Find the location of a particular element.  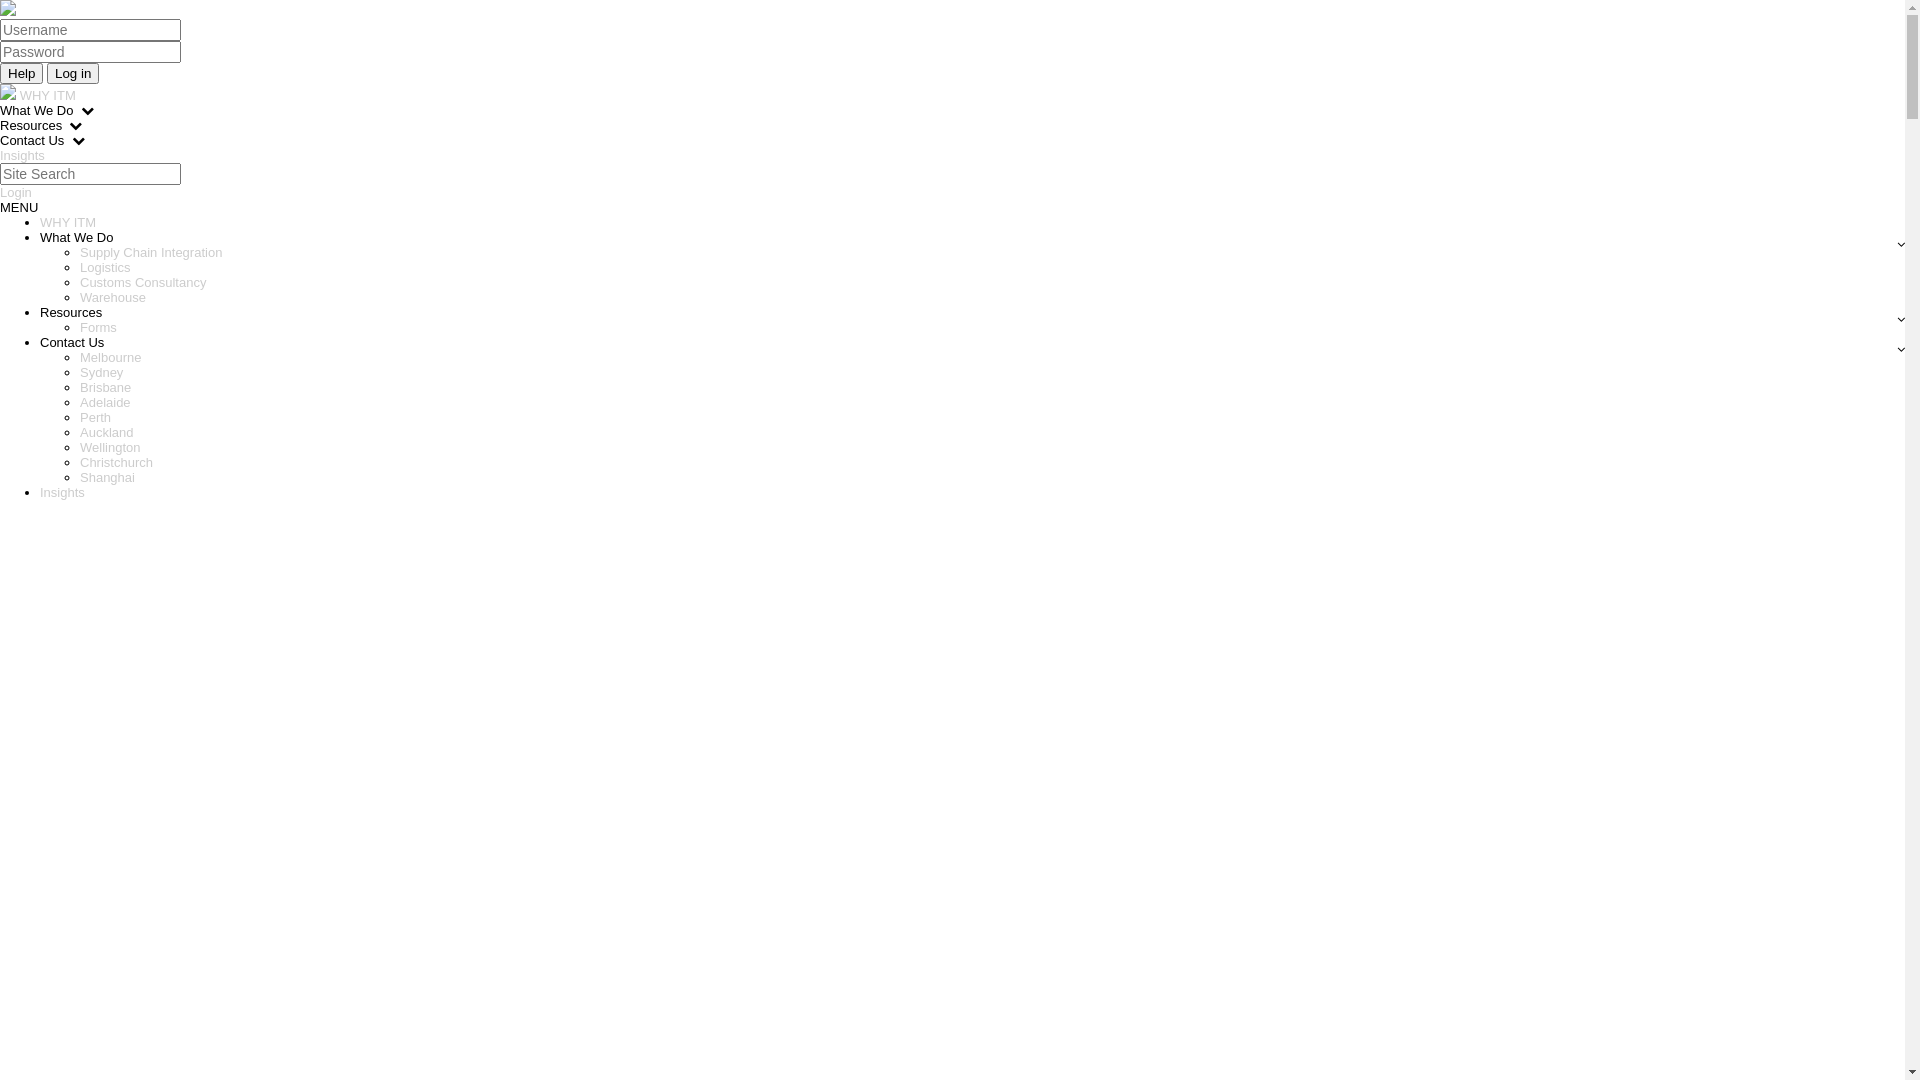

'Customs Consultancy' is located at coordinates (80, 282).